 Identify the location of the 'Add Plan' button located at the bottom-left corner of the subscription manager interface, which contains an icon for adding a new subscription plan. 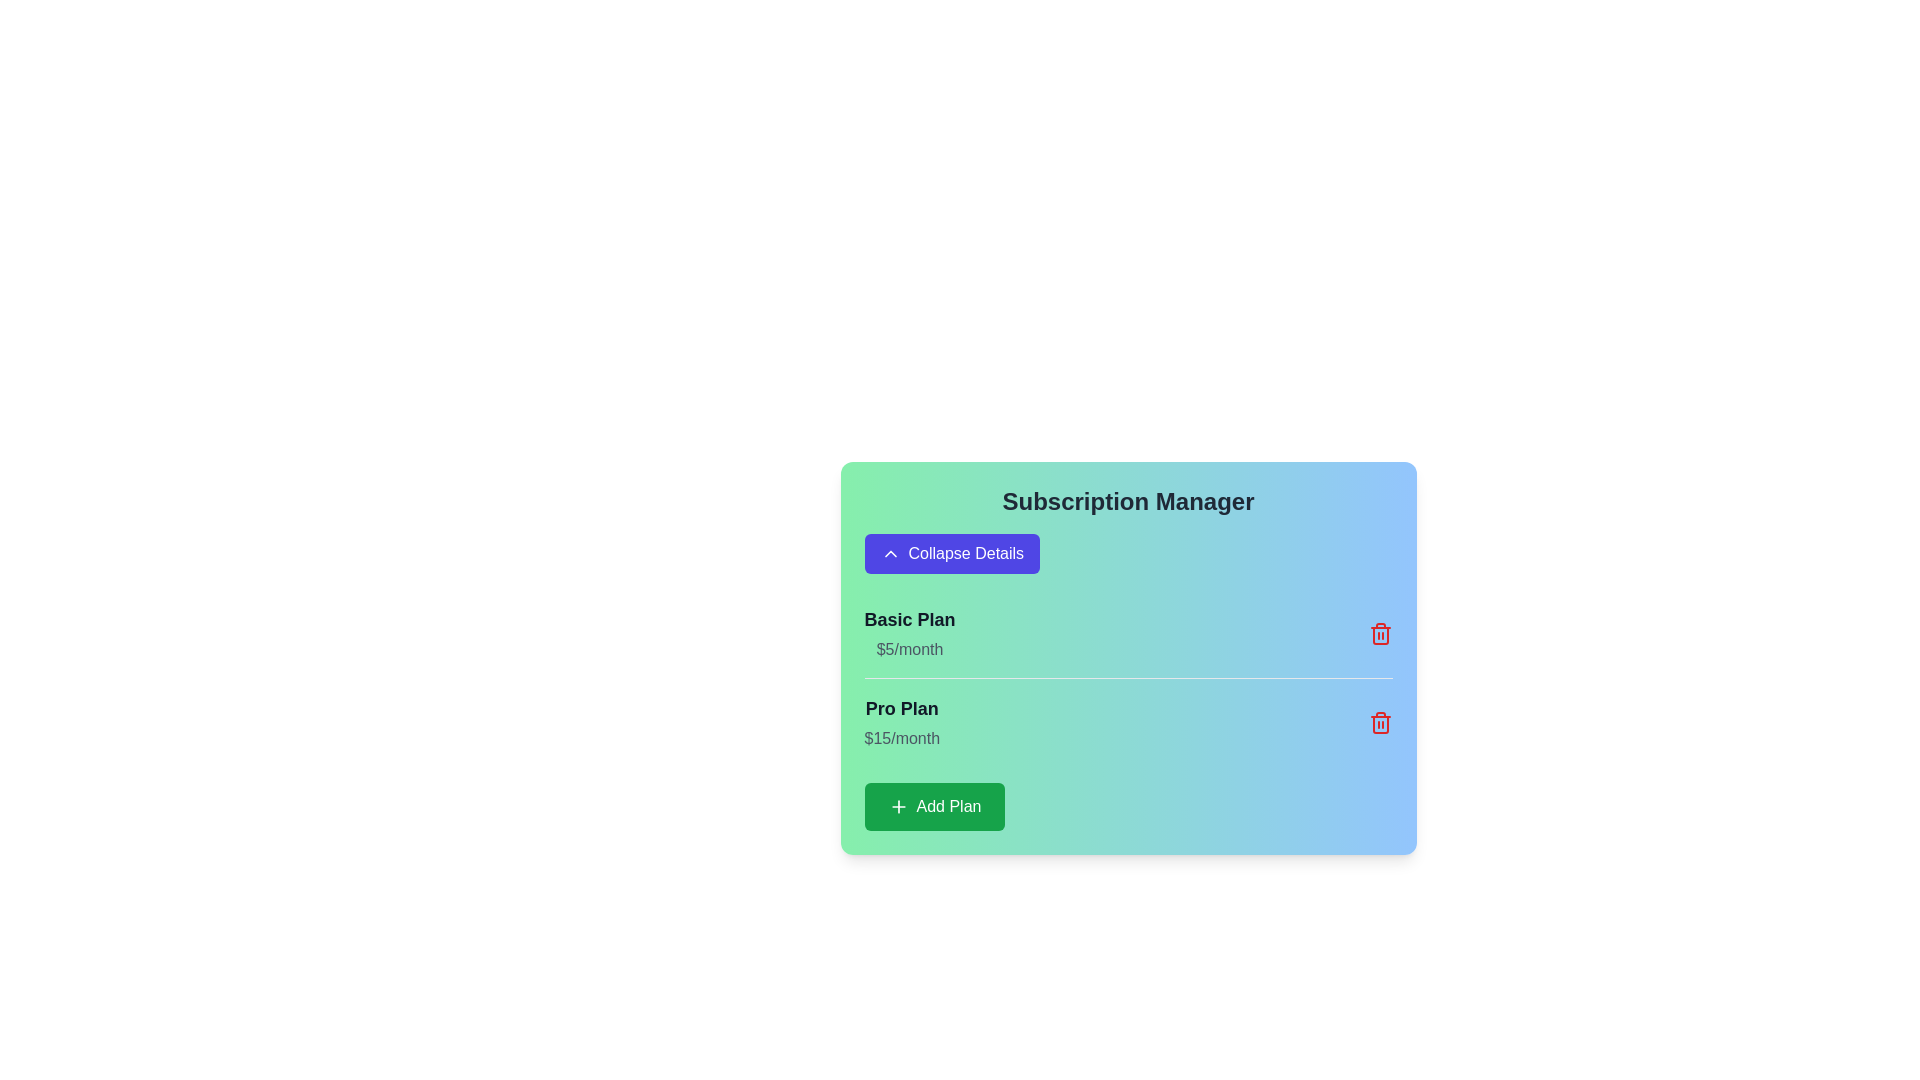
(897, 805).